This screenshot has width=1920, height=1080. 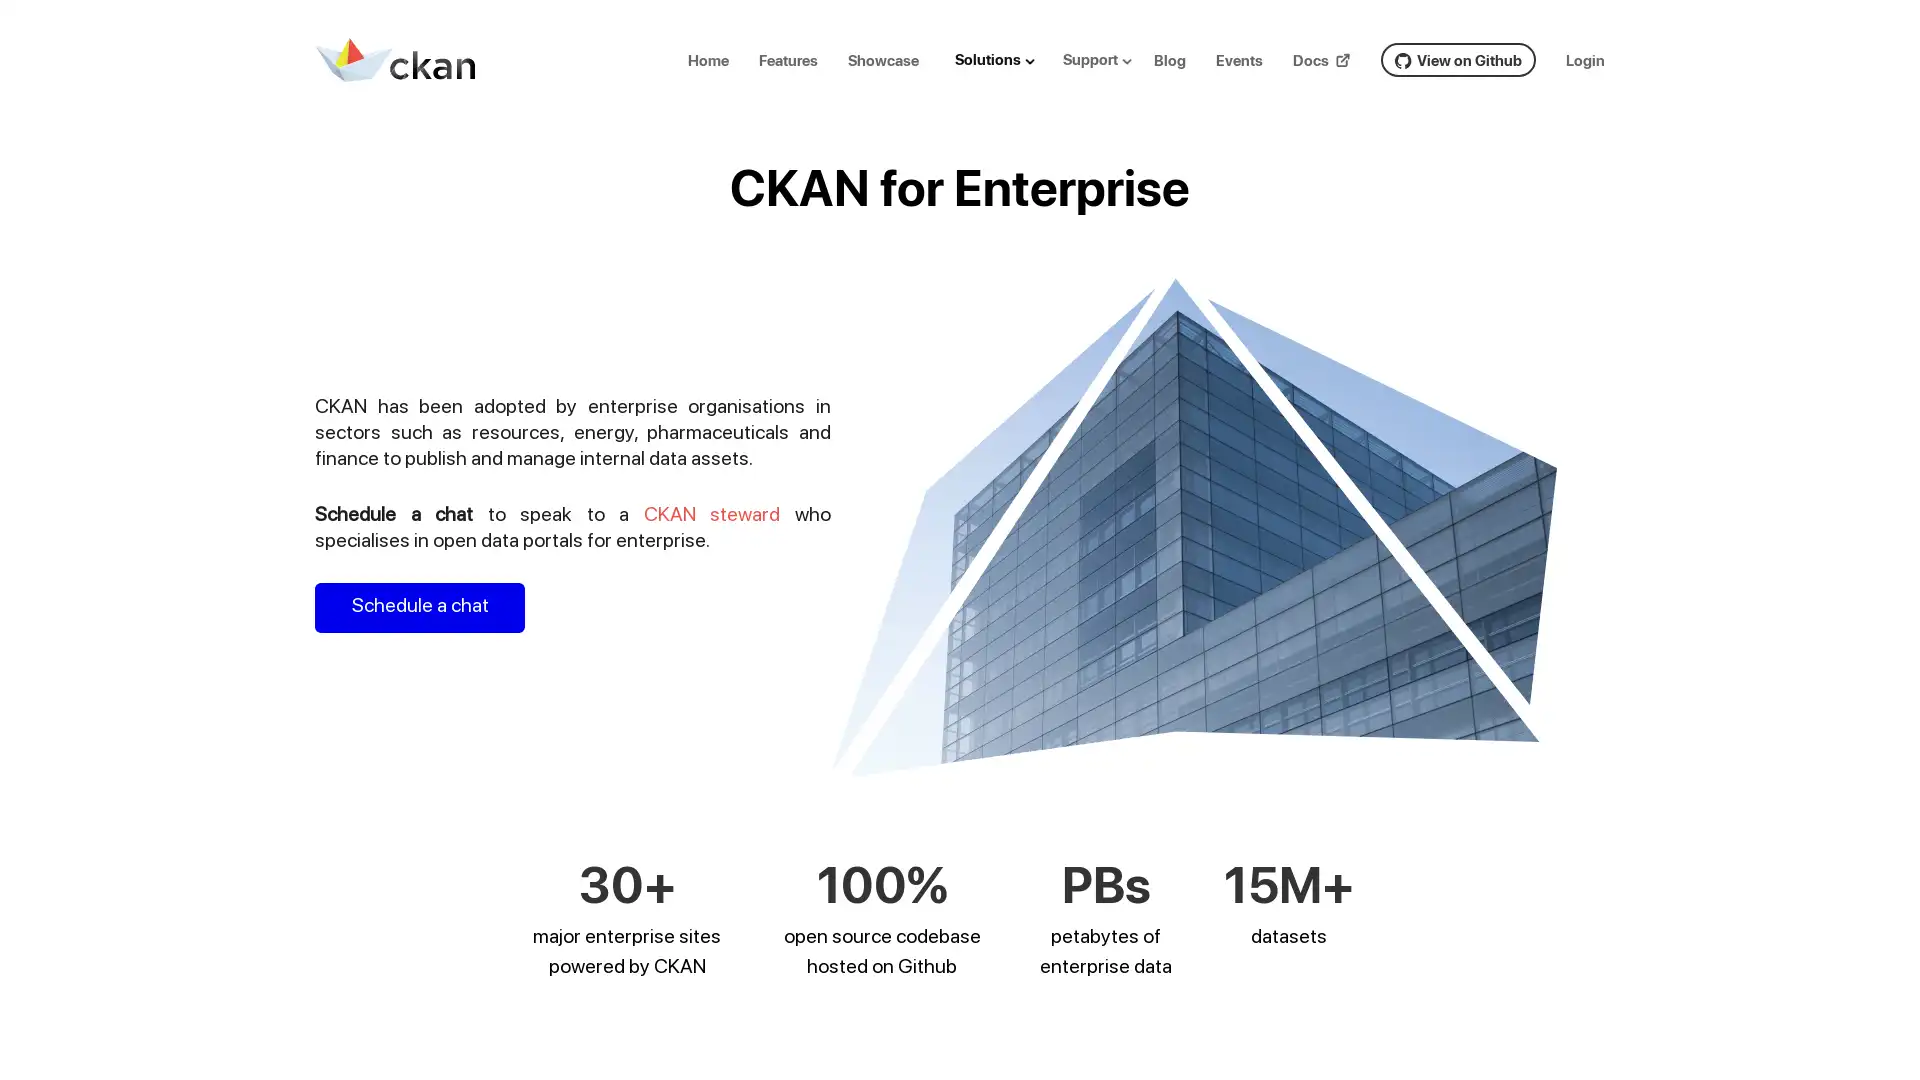 I want to click on Solutions, so click(x=1003, y=58).